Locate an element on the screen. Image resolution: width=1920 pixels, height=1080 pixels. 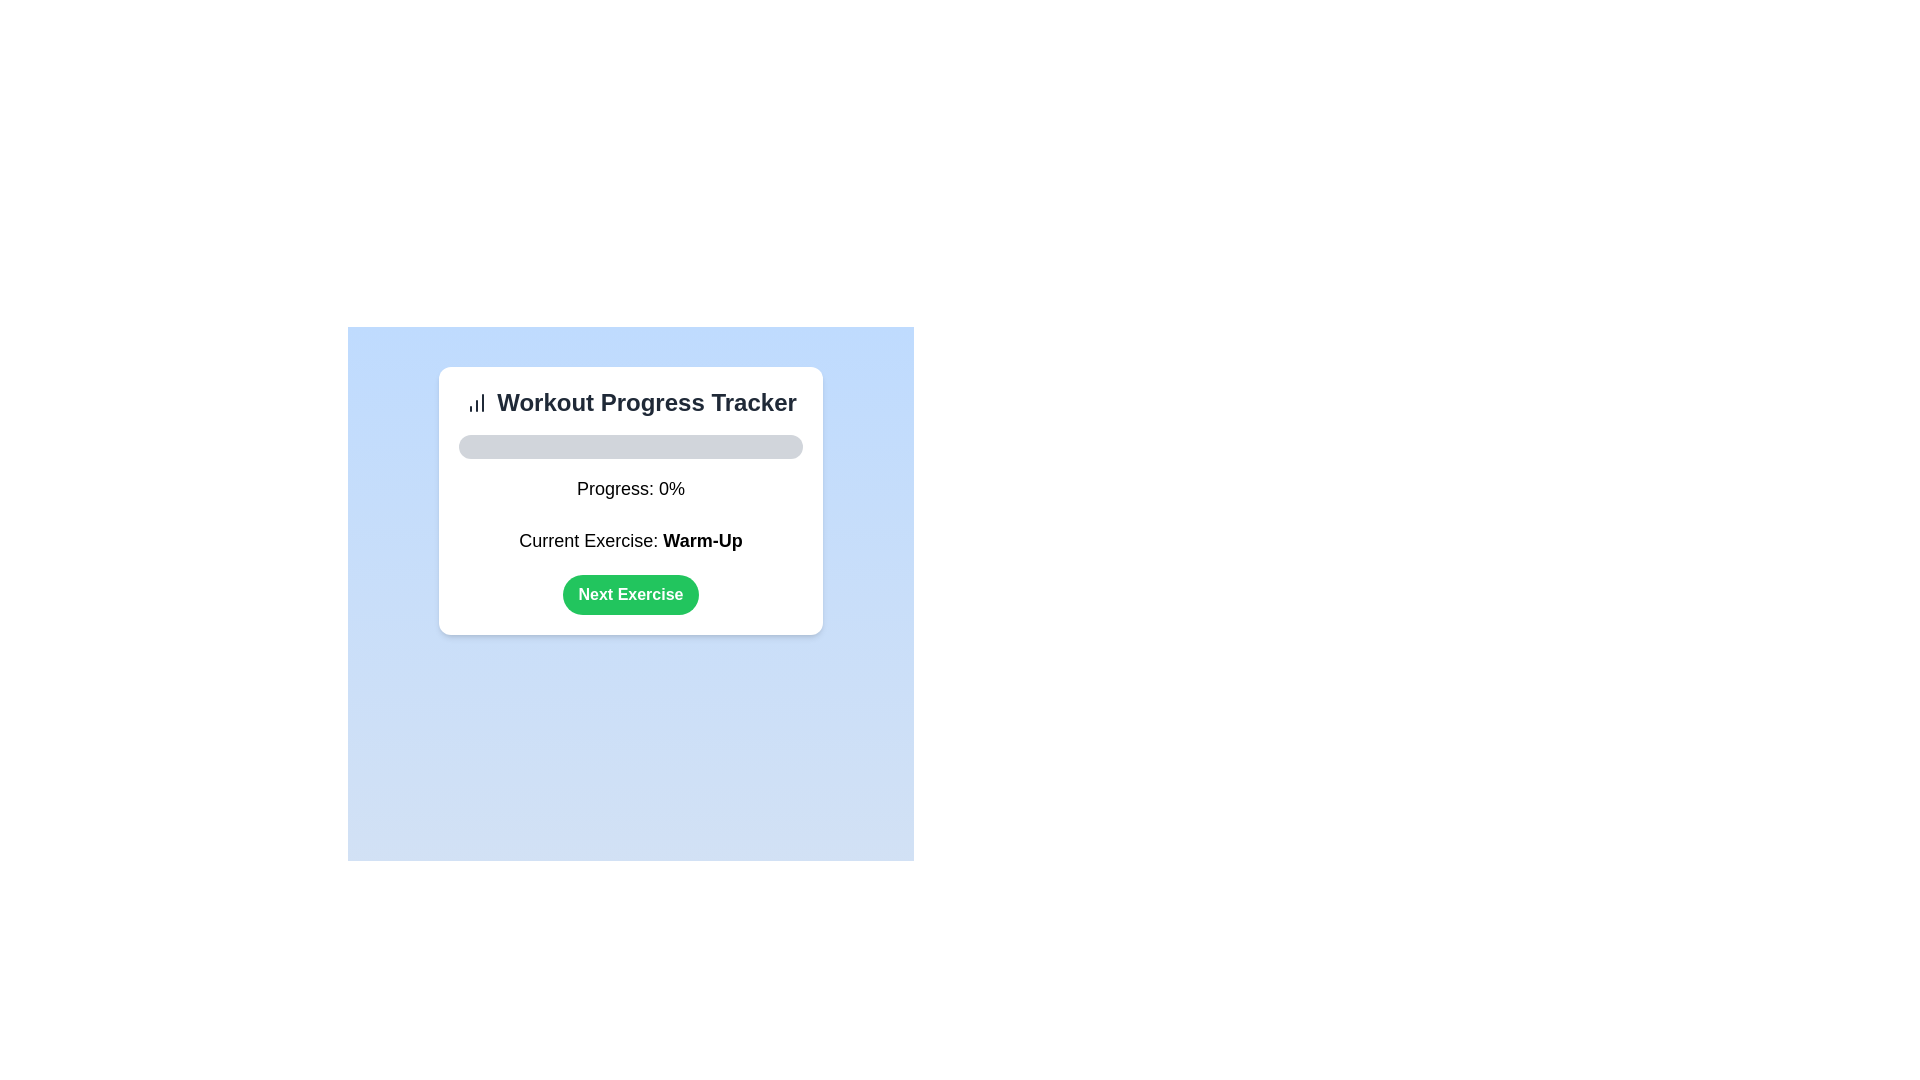
the 'Workout Progress Tracker' title text label with icon, which is positioned at the top of the card above the progress bar is located at coordinates (629, 402).